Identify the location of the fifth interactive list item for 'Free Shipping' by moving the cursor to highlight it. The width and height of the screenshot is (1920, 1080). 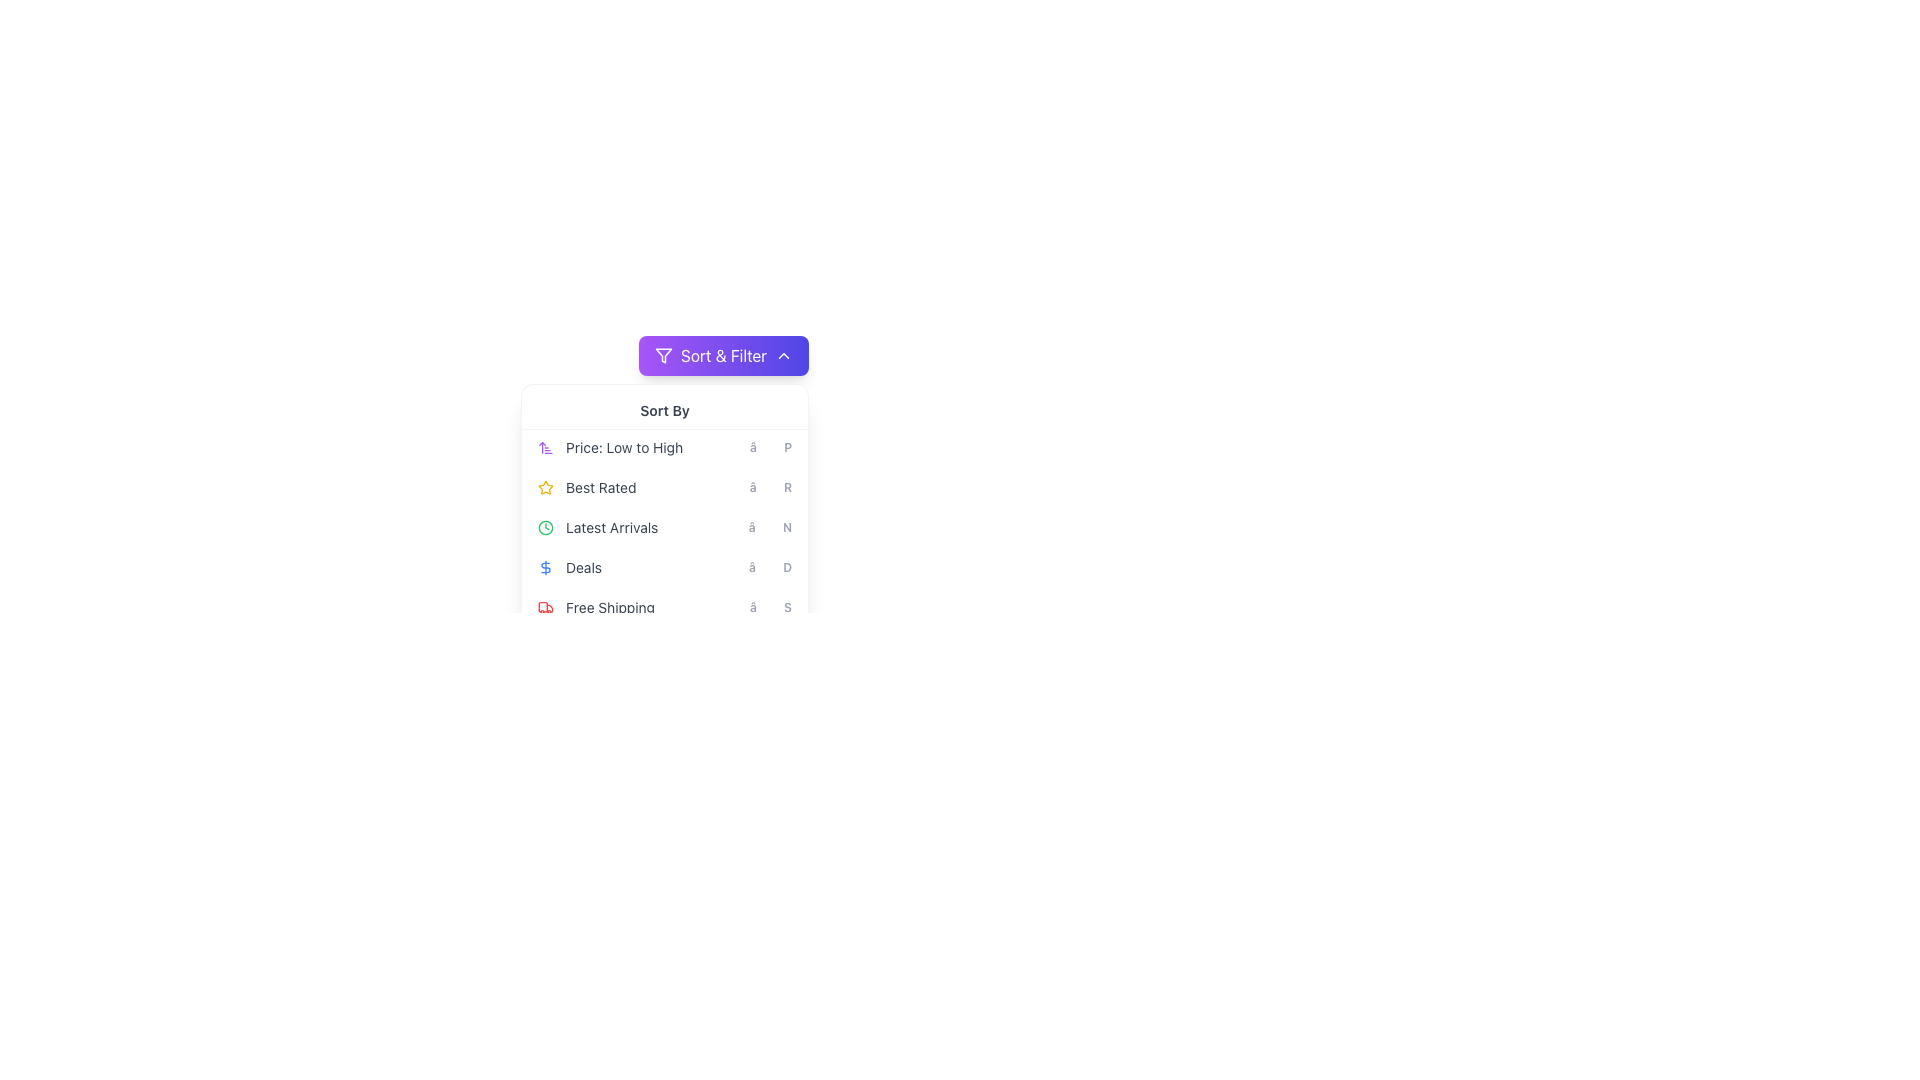
(665, 607).